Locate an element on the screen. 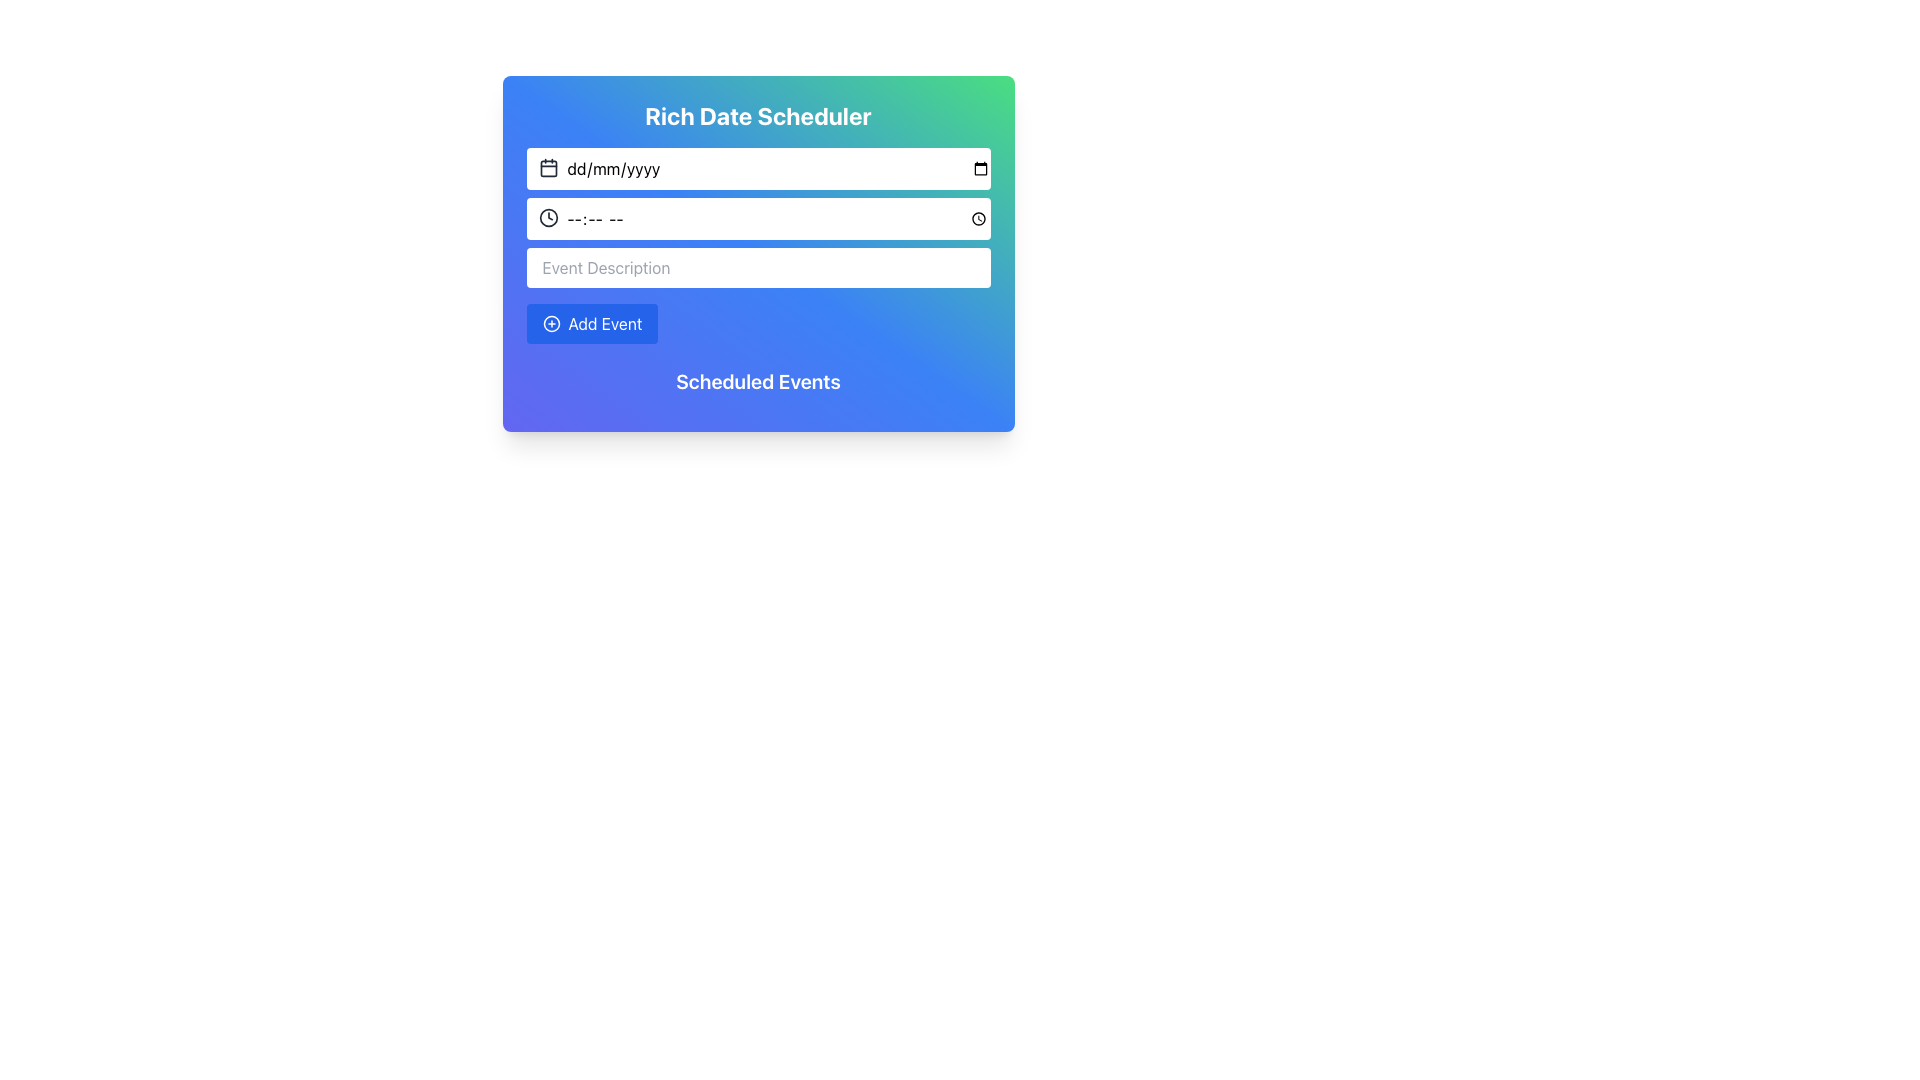 Image resolution: width=1920 pixels, height=1080 pixels. the 'Add Event' button located below the 'Event Description' input field to observe the hover effects is located at coordinates (591, 323).